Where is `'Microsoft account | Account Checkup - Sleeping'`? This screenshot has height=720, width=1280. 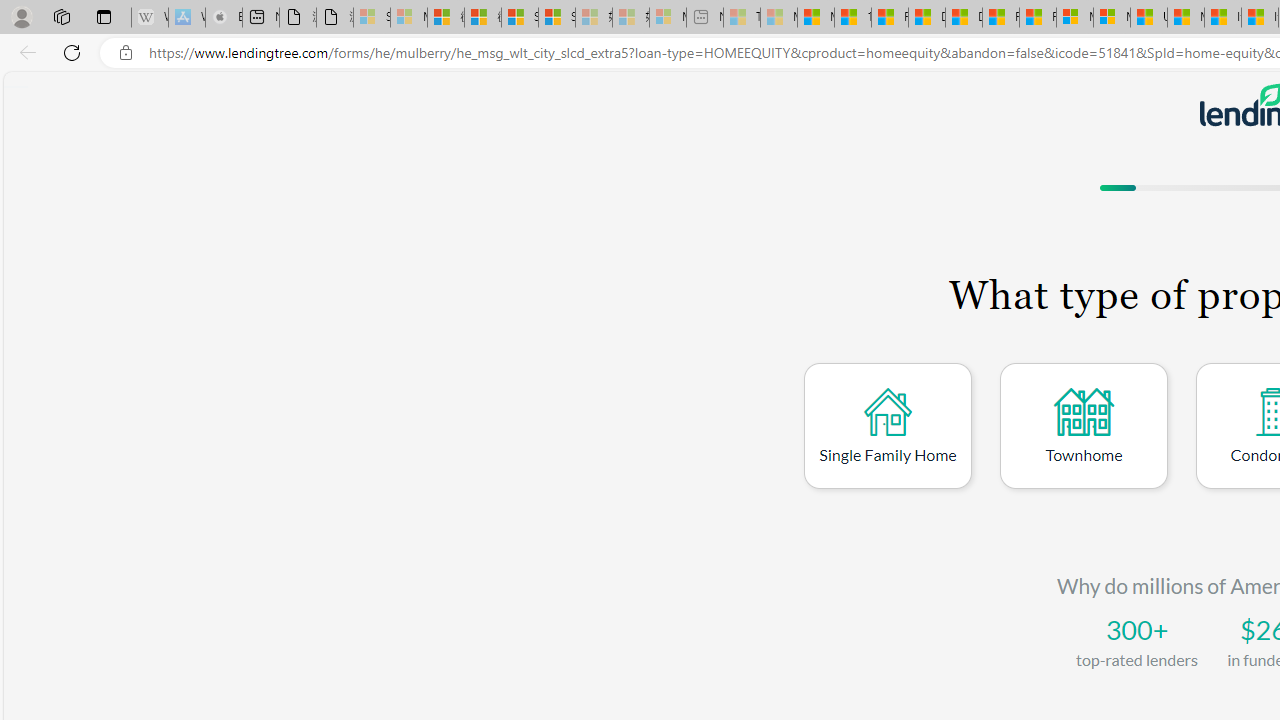 'Microsoft account | Account Checkup - Sleeping' is located at coordinates (668, 17).